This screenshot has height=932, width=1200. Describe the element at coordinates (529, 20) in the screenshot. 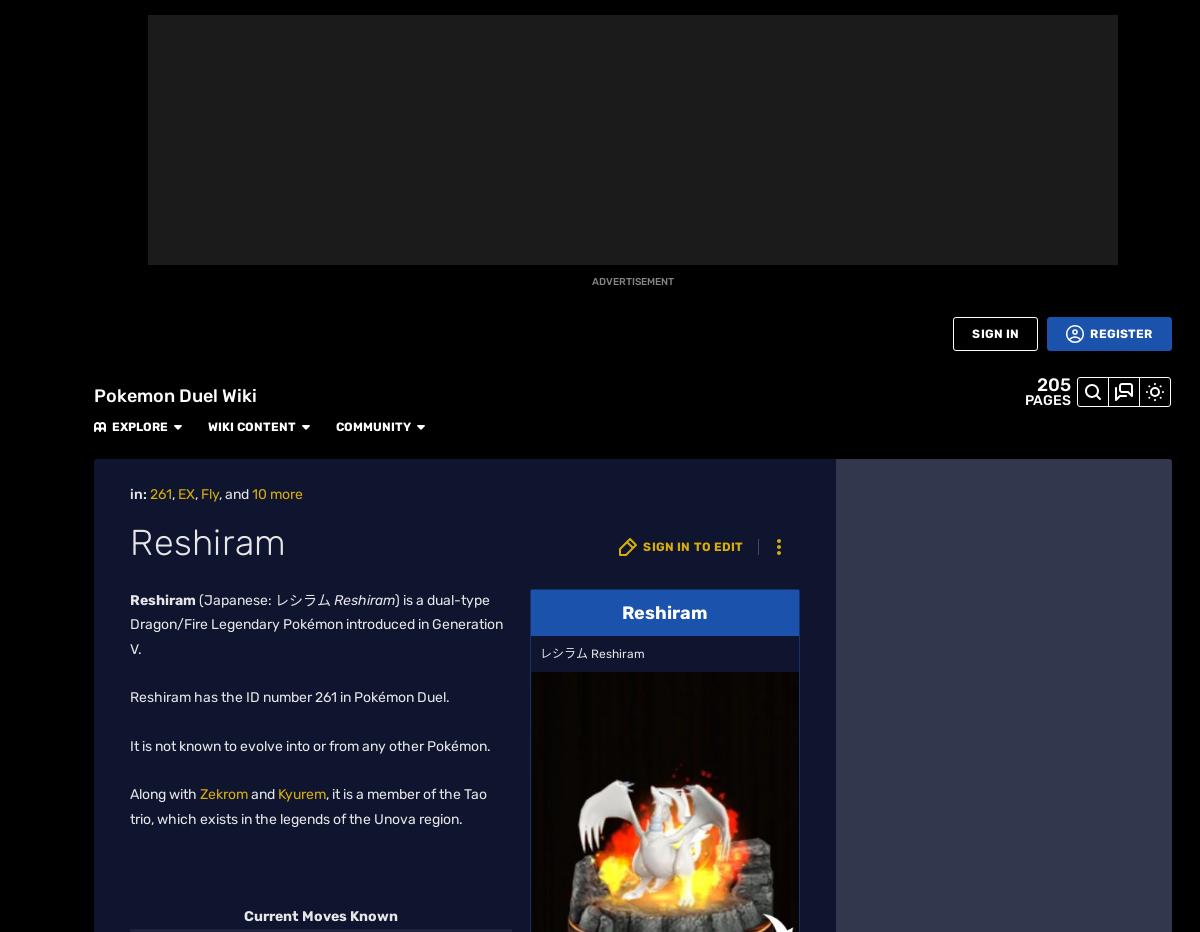

I see `'Community'` at that location.